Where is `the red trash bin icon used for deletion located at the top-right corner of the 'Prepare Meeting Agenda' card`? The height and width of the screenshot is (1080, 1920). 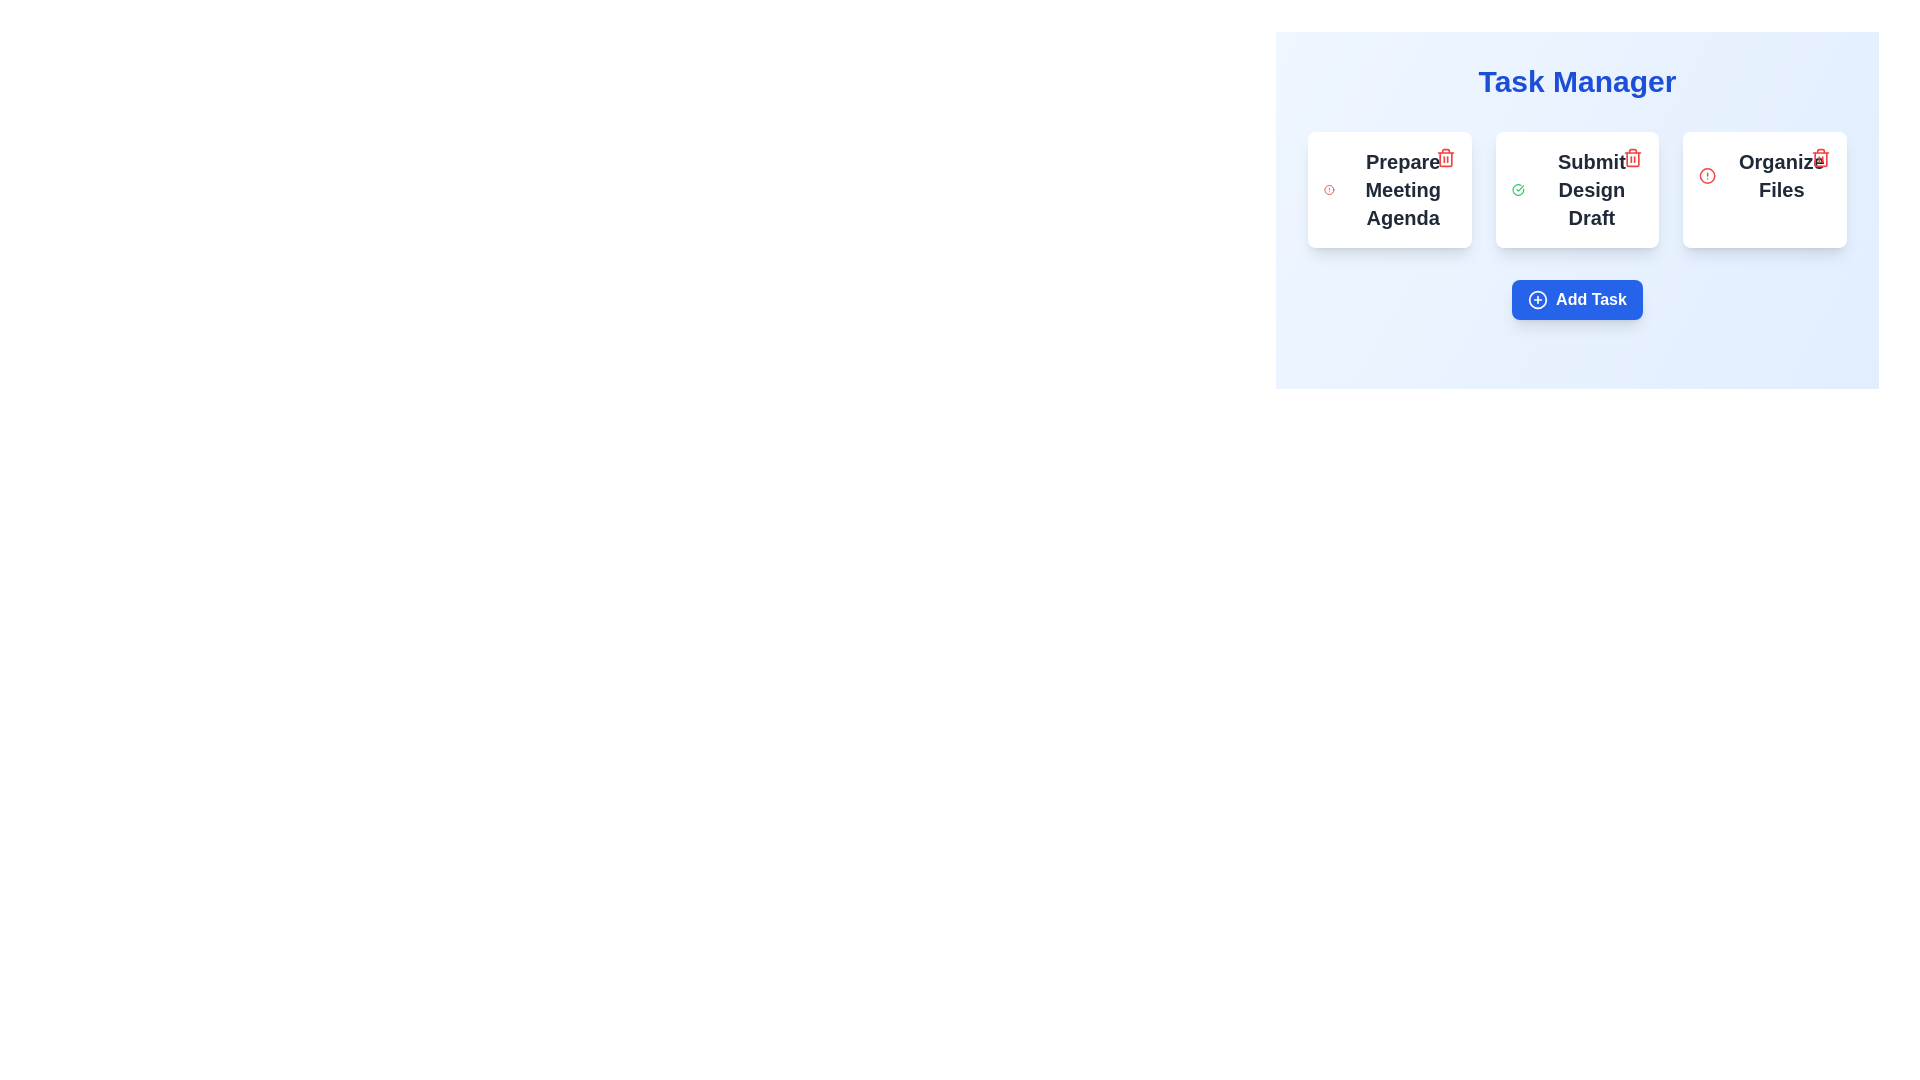
the red trash bin icon used for deletion located at the top-right corner of the 'Prepare Meeting Agenda' card is located at coordinates (1445, 158).